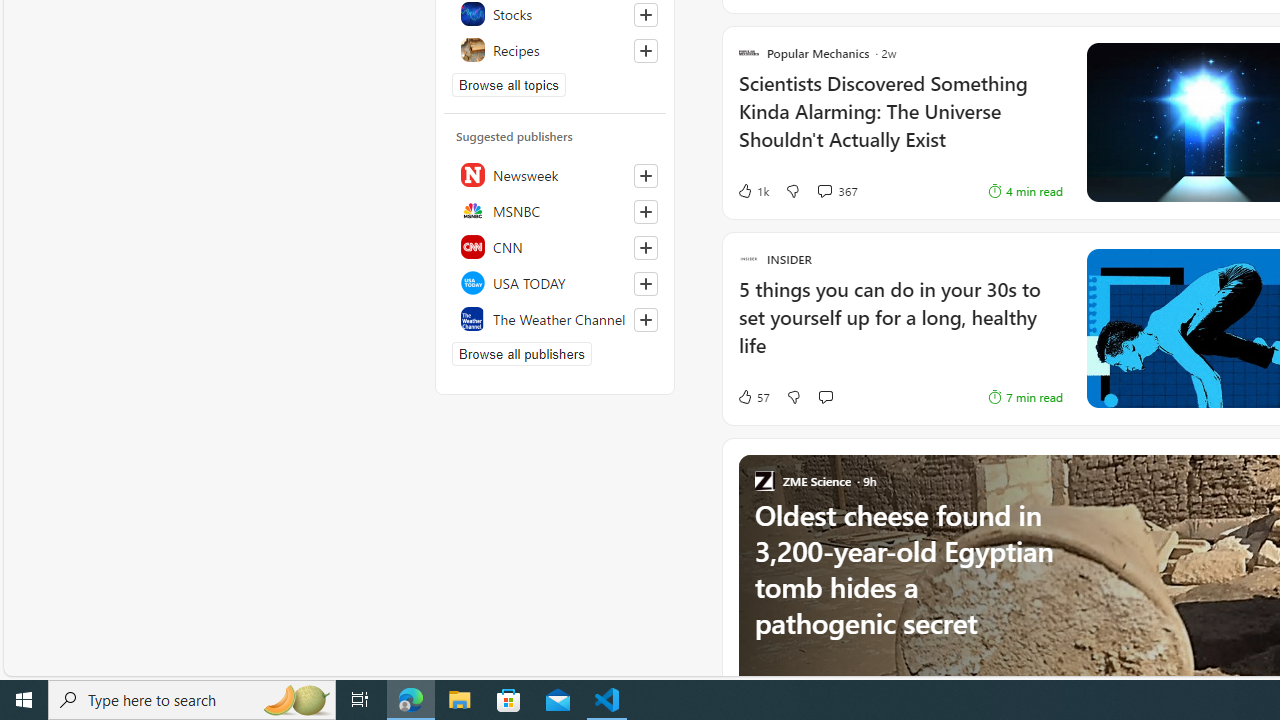  What do you see at coordinates (645, 50) in the screenshot?
I see `'Follow this topic'` at bounding box center [645, 50].